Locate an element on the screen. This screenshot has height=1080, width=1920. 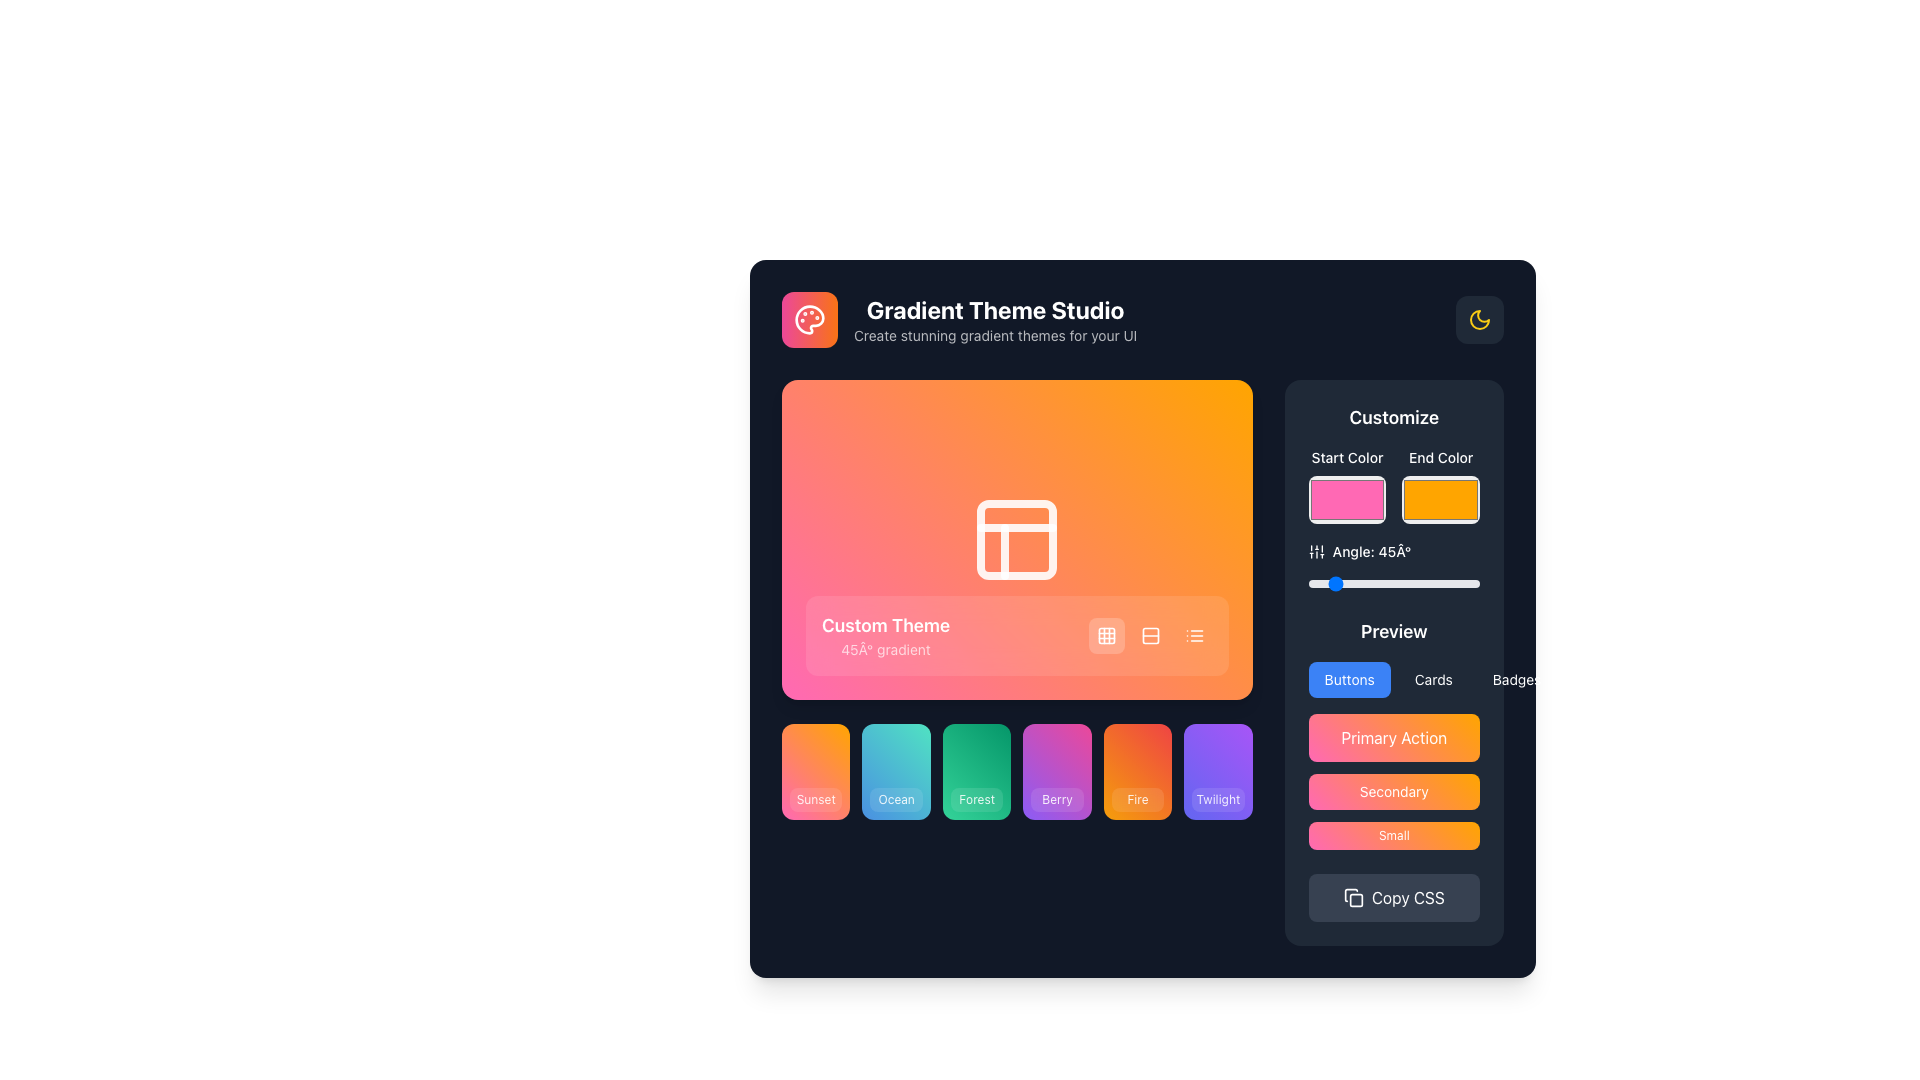
the orange color input field located below the 'End Color' label in the 'Customize' section is located at coordinates (1441, 499).